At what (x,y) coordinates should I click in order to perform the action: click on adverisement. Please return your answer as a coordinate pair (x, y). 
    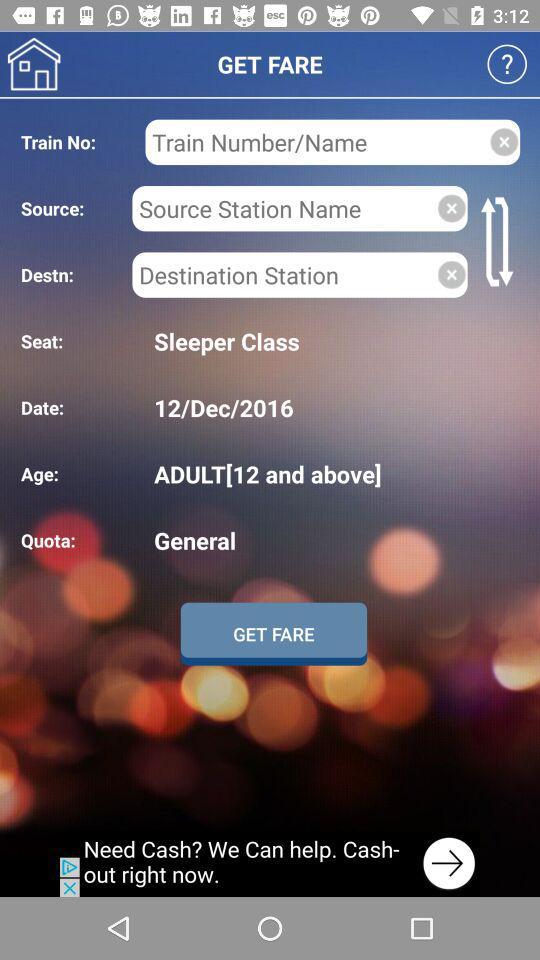
    Looking at the image, I should click on (270, 863).